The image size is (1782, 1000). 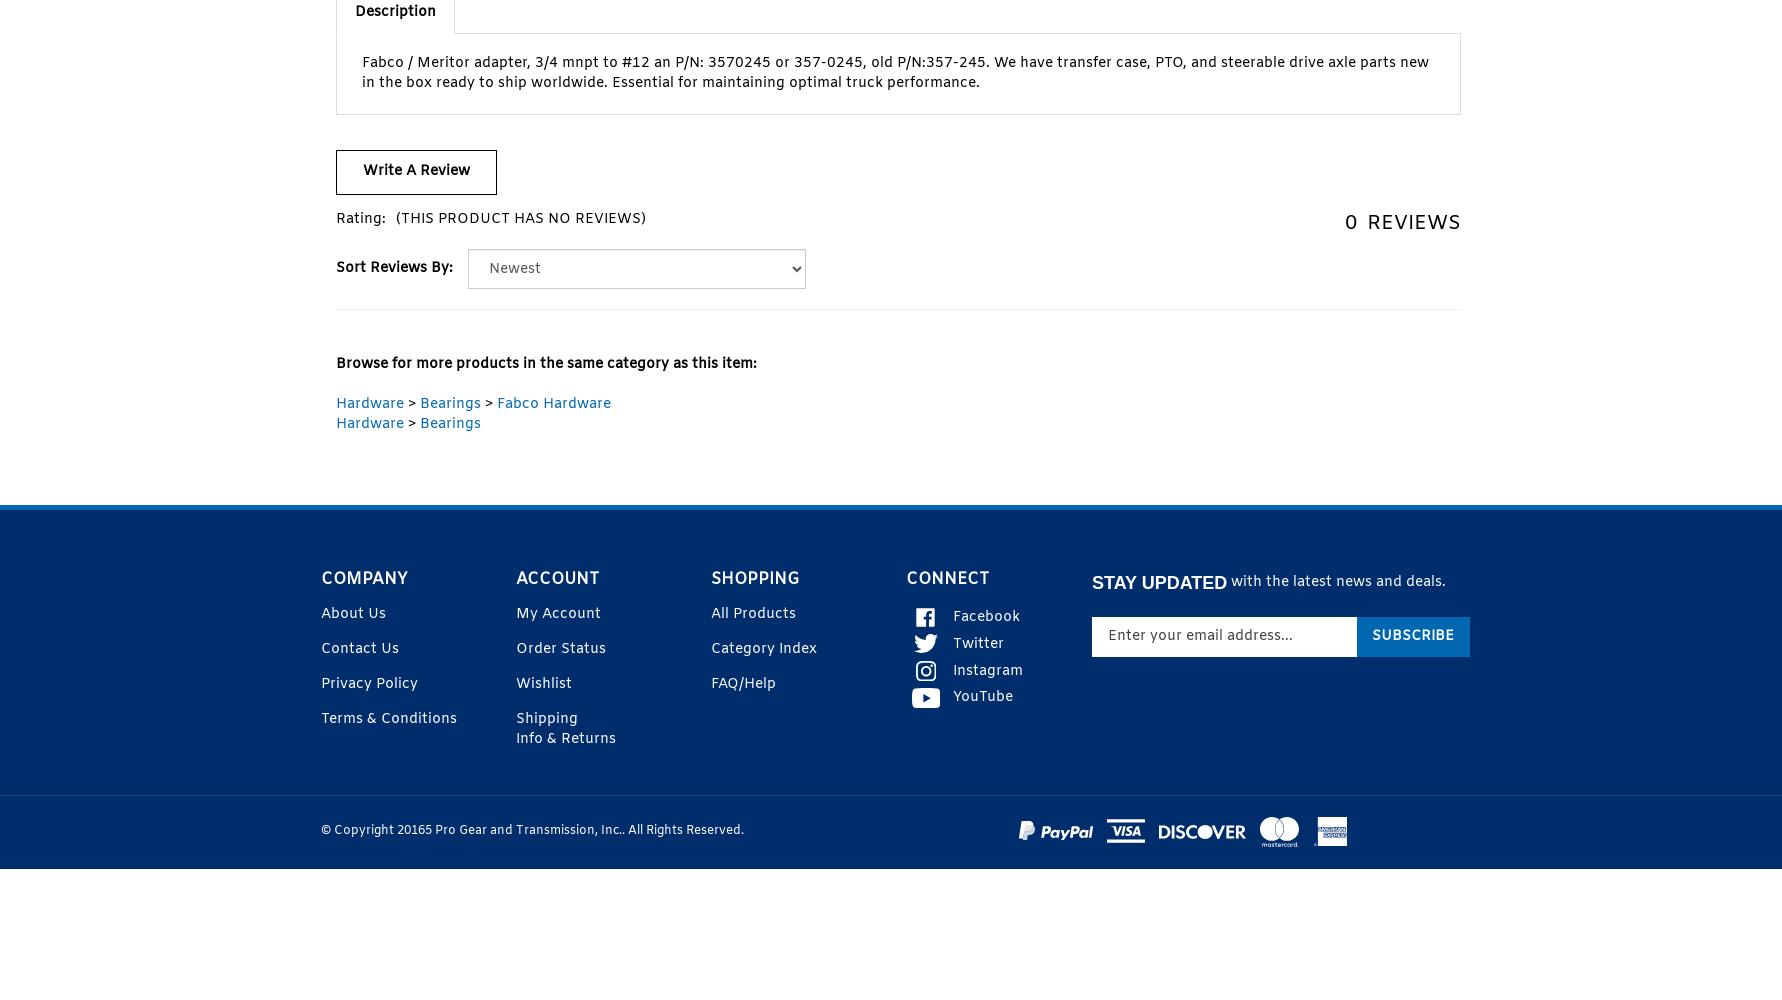 I want to click on '© Copyright', so click(x=359, y=830).